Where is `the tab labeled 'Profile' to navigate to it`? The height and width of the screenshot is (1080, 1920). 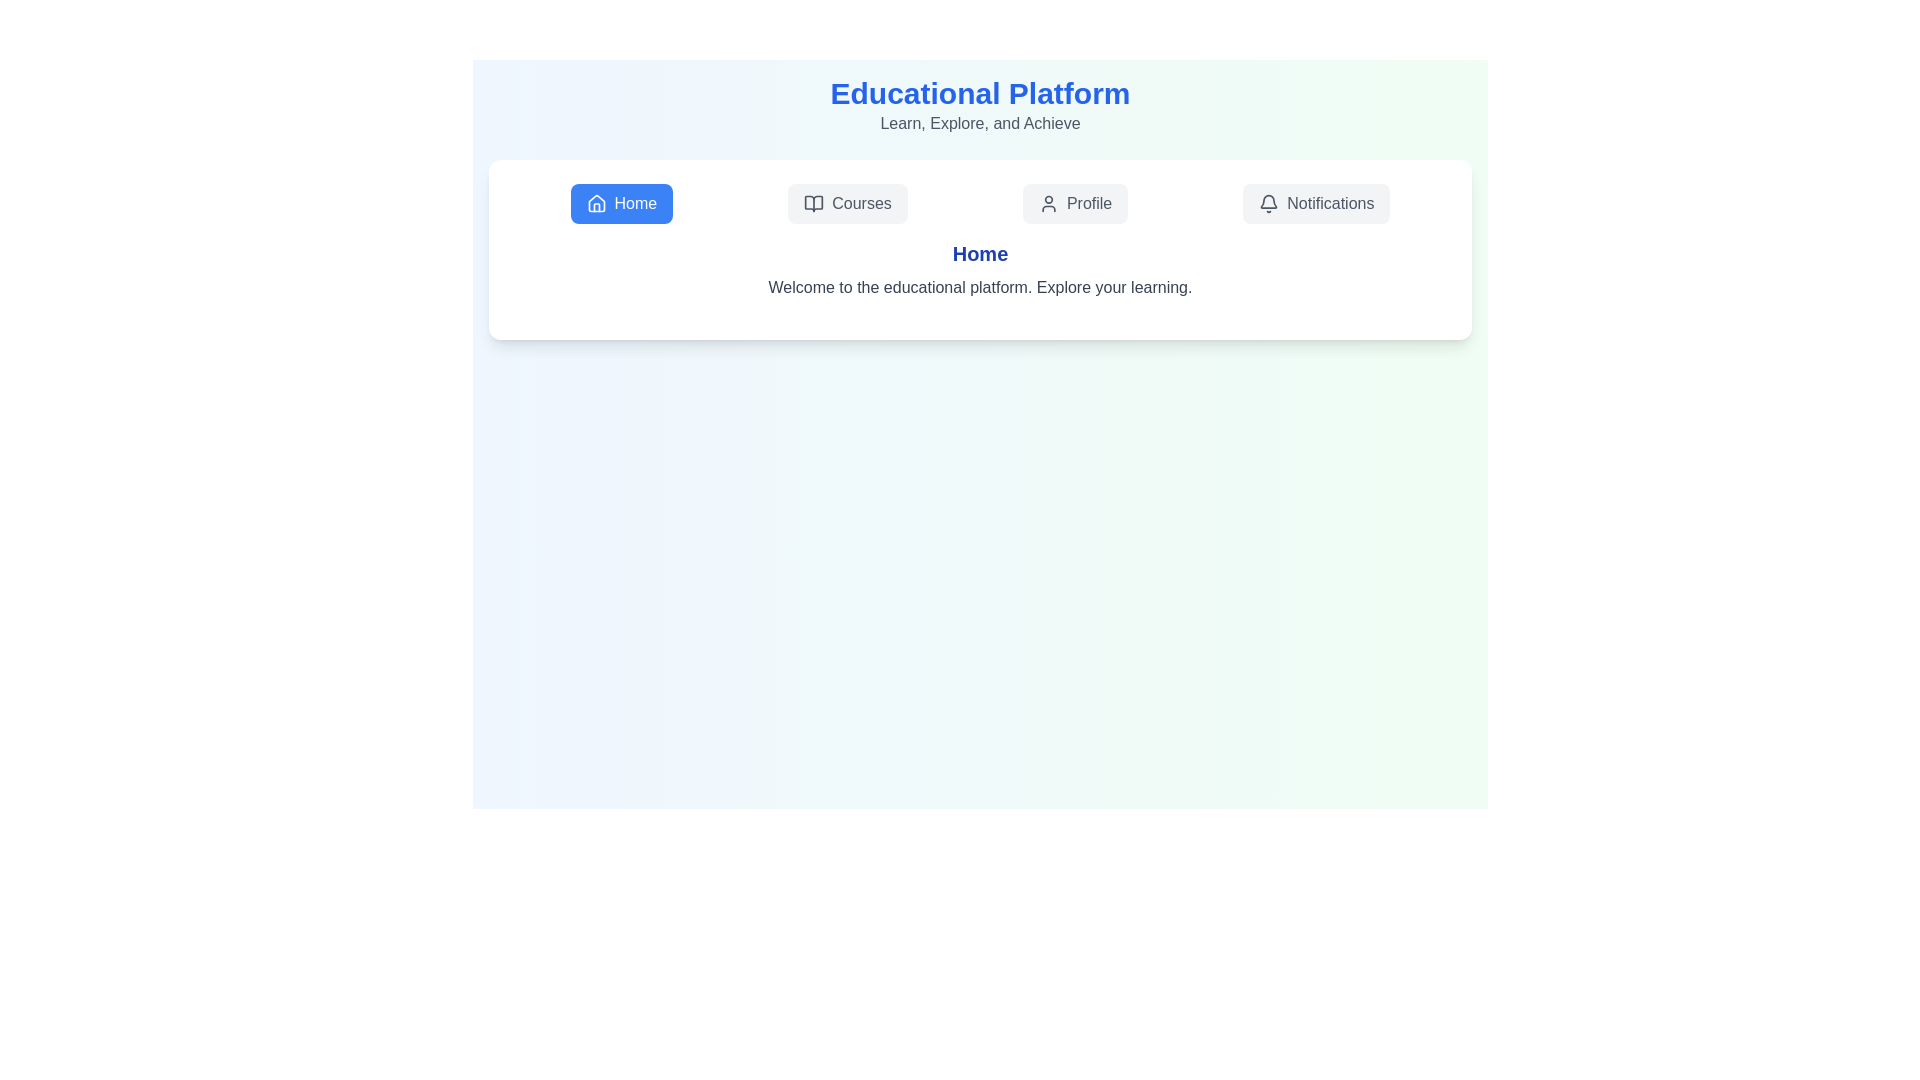 the tab labeled 'Profile' to navigate to it is located at coordinates (1074, 204).